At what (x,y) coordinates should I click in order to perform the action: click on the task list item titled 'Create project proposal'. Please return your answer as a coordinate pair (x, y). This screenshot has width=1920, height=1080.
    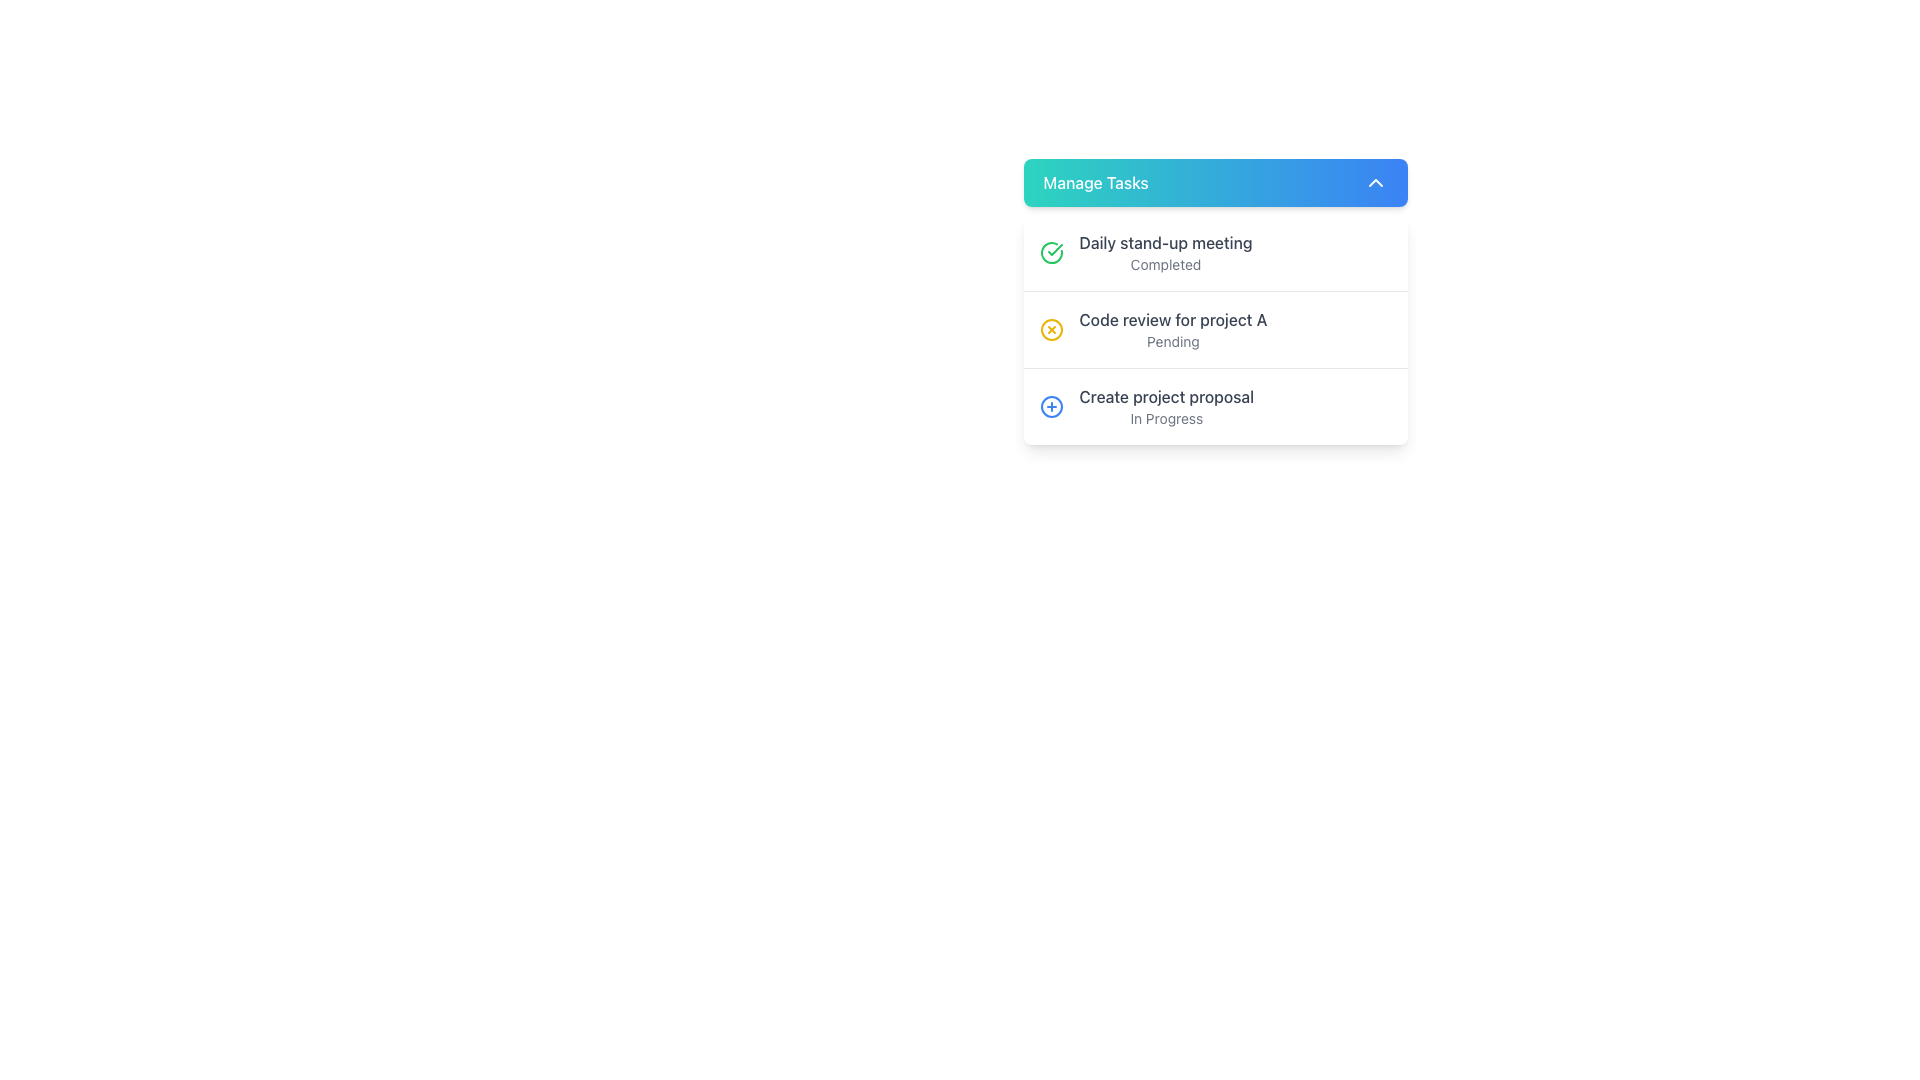
    Looking at the image, I should click on (1214, 405).